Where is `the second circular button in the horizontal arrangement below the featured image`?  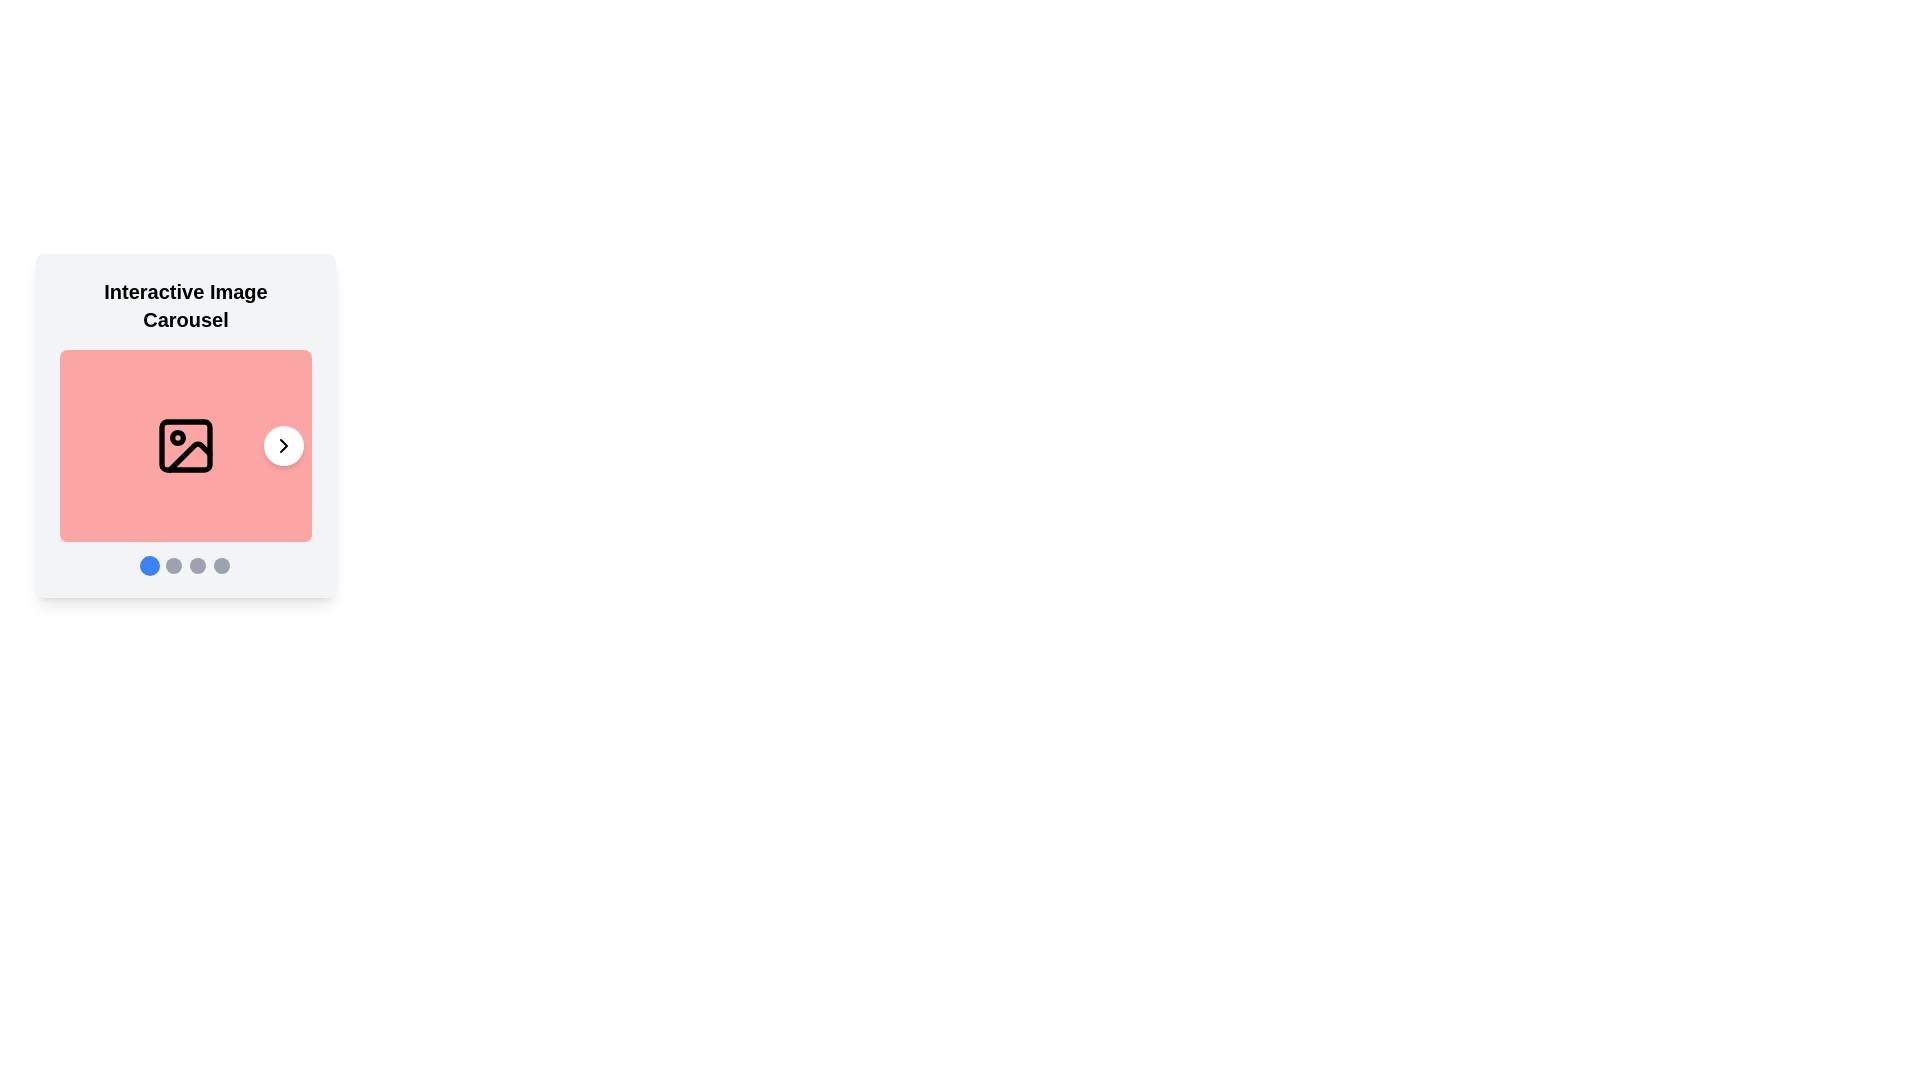 the second circular button in the horizontal arrangement below the featured image is located at coordinates (173, 566).